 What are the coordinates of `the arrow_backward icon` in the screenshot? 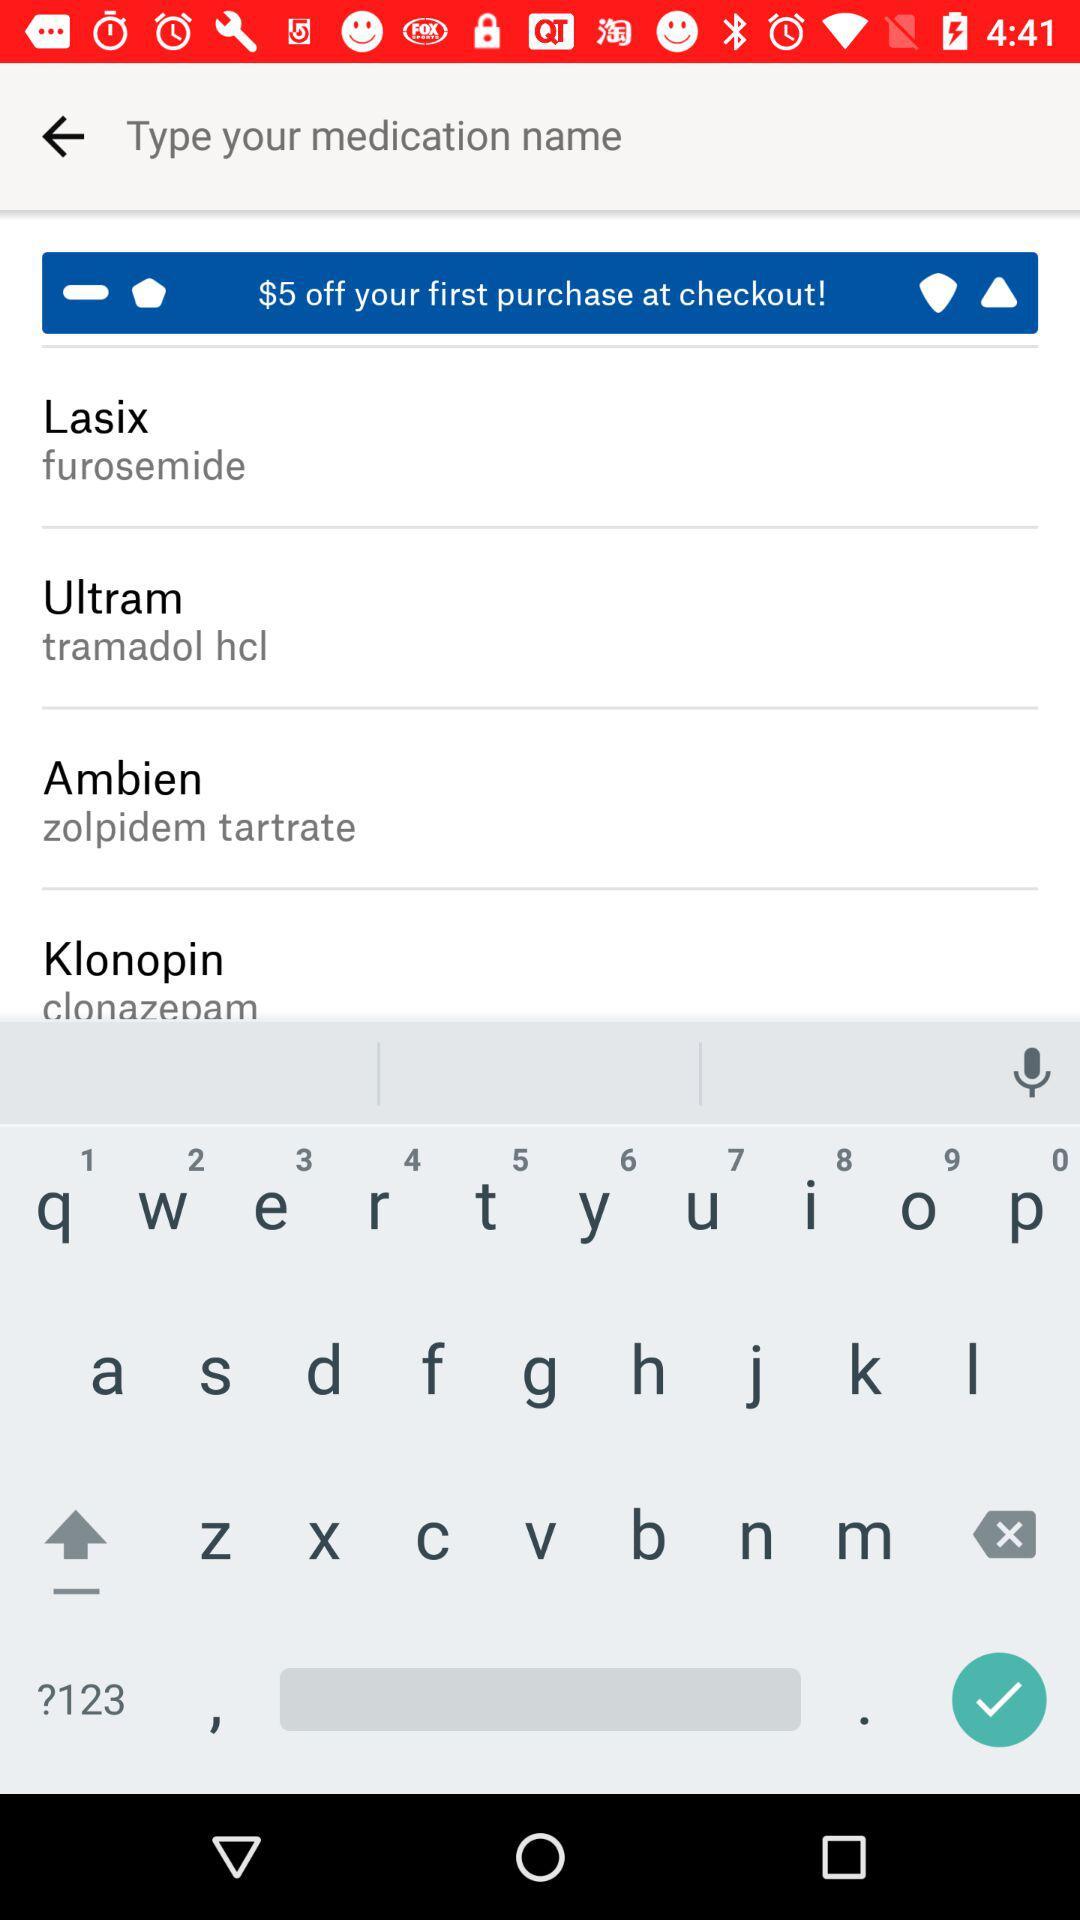 It's located at (60, 123).